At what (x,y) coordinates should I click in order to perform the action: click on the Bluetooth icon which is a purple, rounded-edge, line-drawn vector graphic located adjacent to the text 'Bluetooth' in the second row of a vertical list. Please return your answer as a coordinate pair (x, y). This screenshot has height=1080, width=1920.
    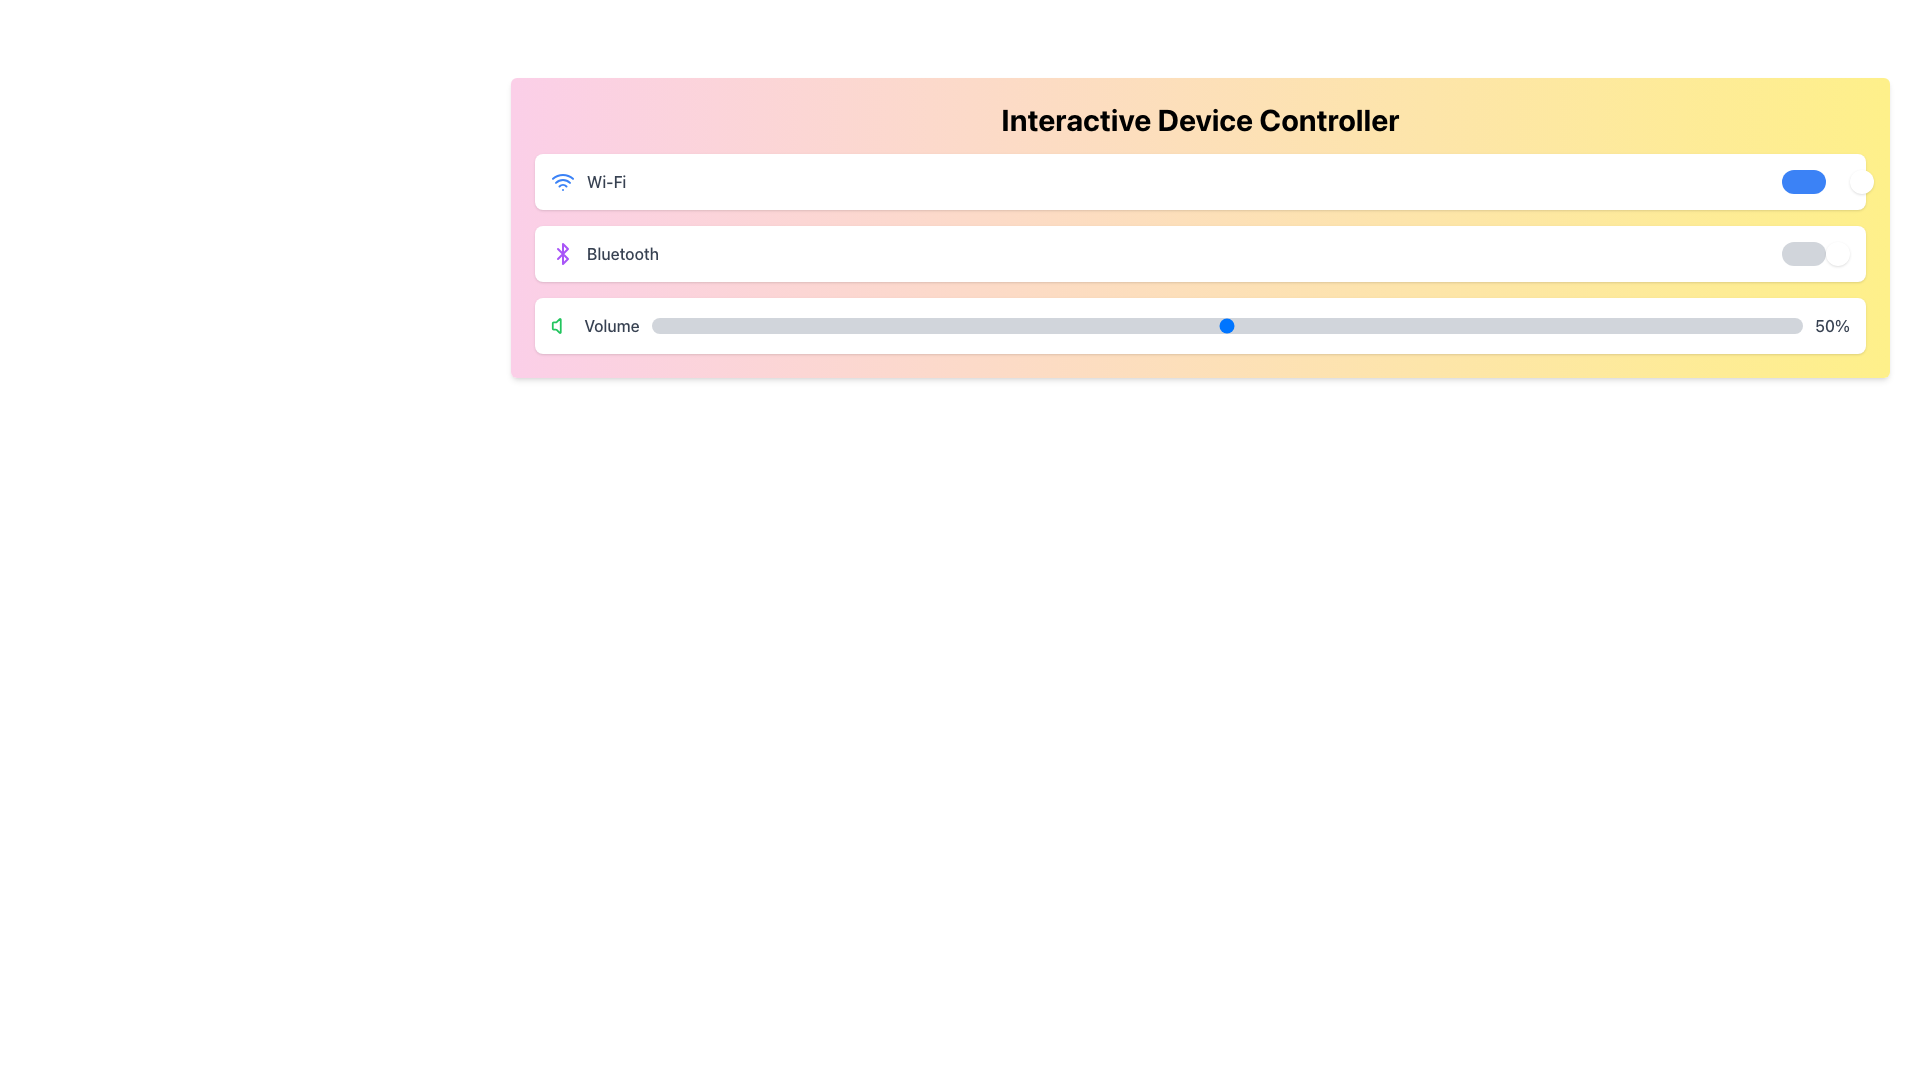
    Looking at the image, I should click on (561, 253).